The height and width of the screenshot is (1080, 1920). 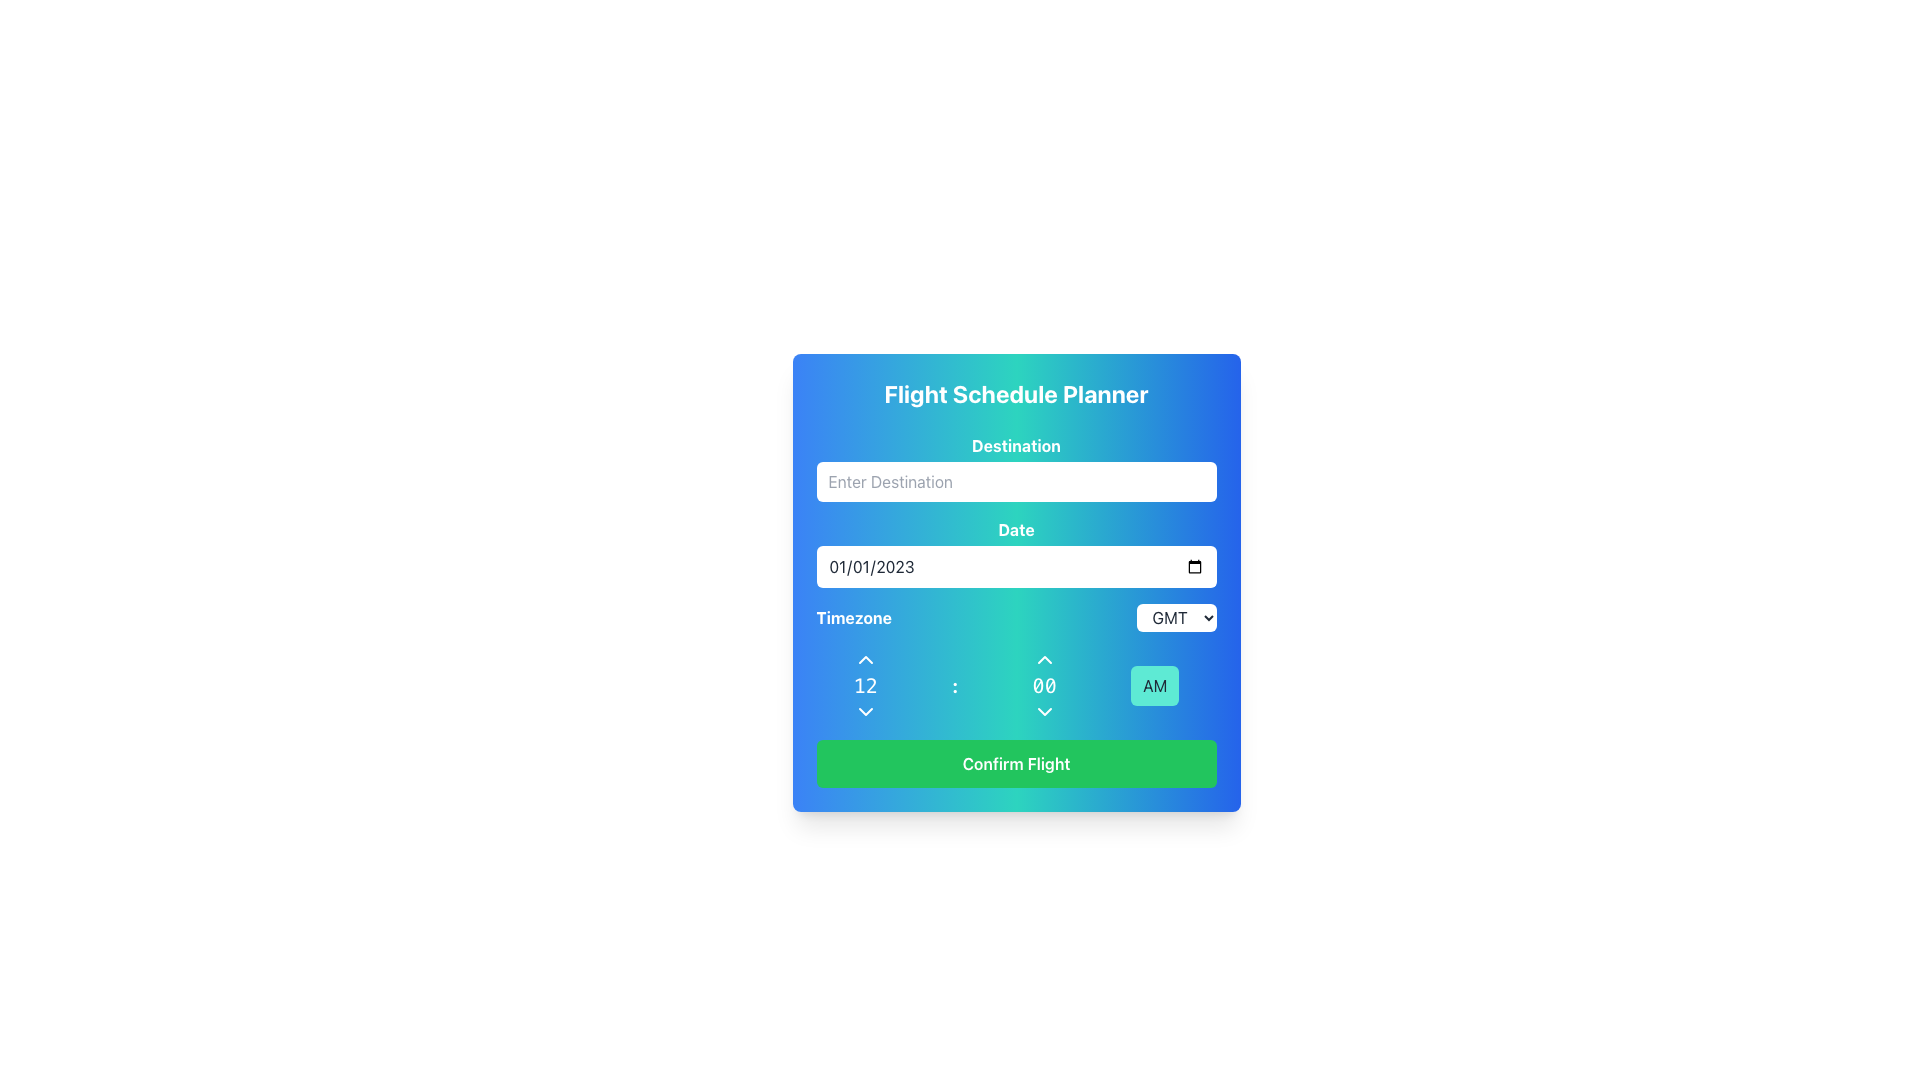 I want to click on the bold colon (':') symbol that separates the hours and minutes in the time selection section of the interface, so click(x=954, y=685).